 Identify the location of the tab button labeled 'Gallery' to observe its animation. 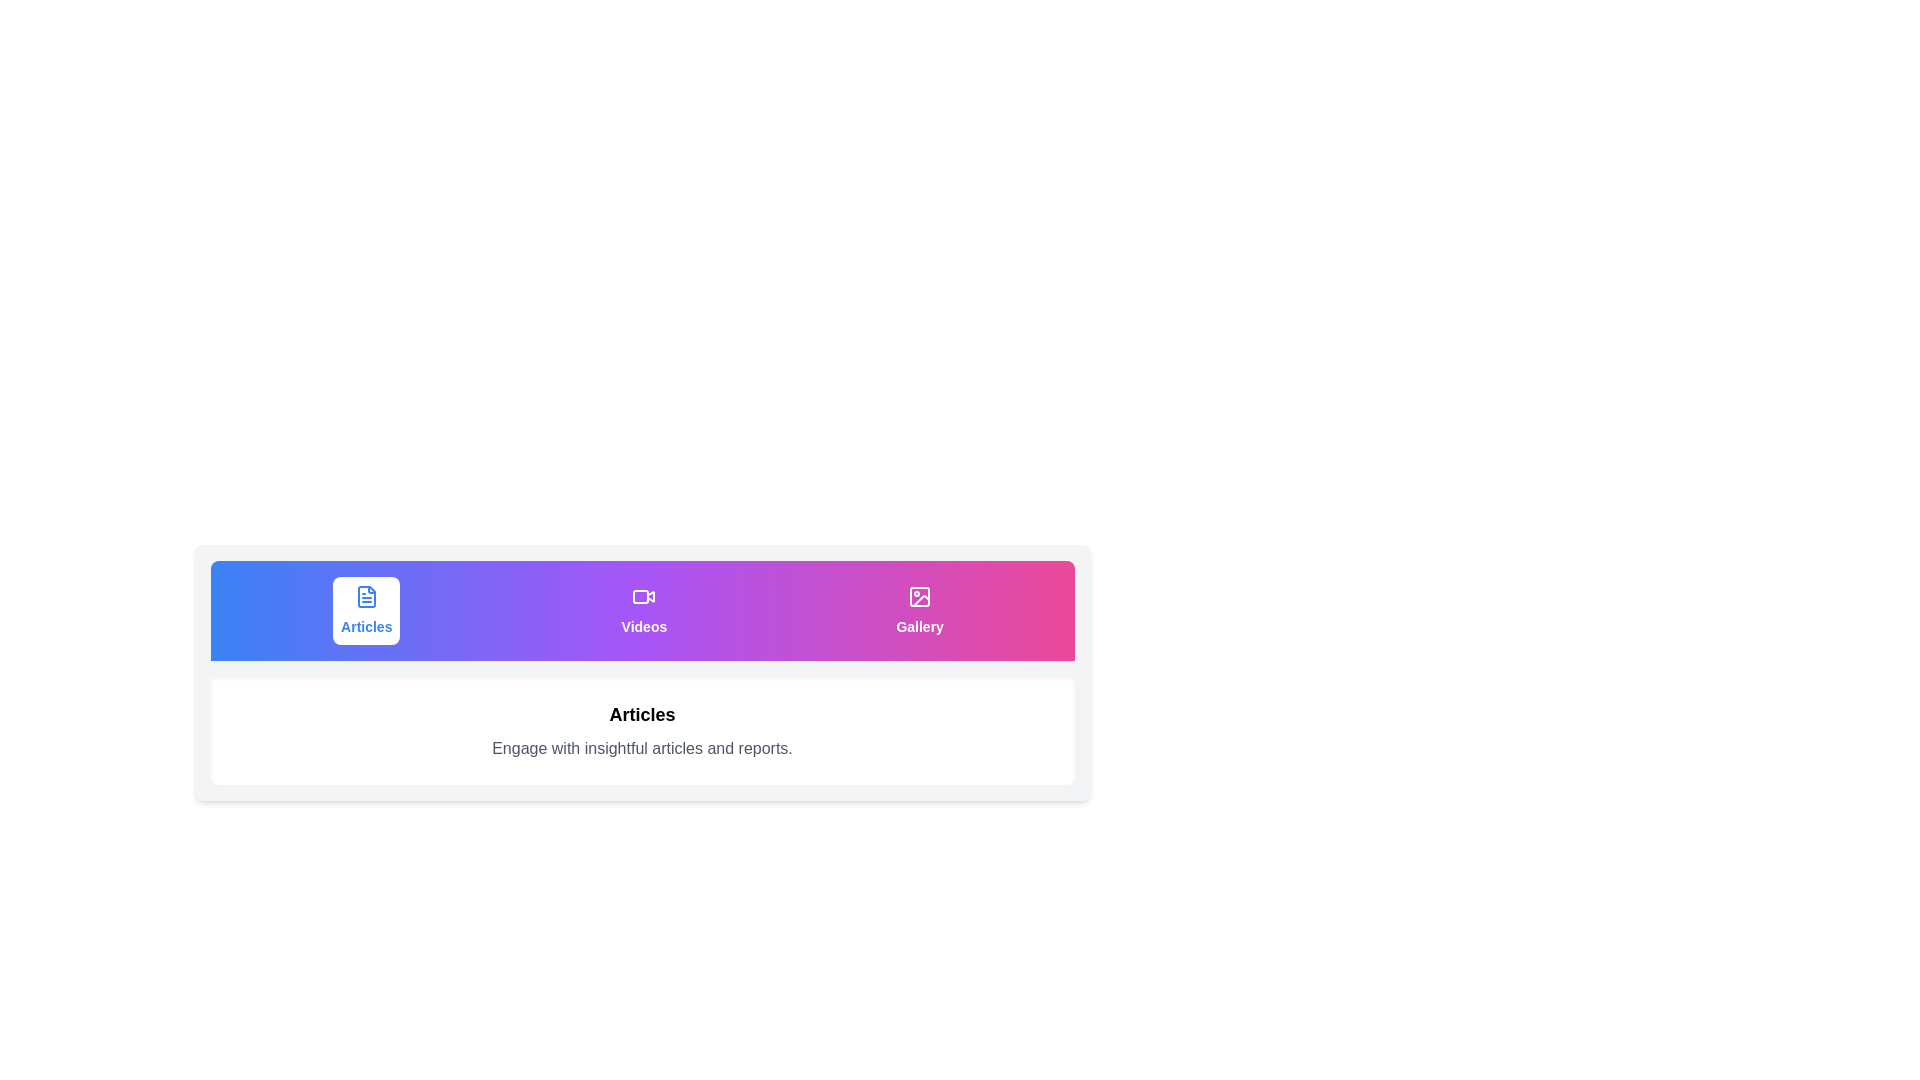
(919, 609).